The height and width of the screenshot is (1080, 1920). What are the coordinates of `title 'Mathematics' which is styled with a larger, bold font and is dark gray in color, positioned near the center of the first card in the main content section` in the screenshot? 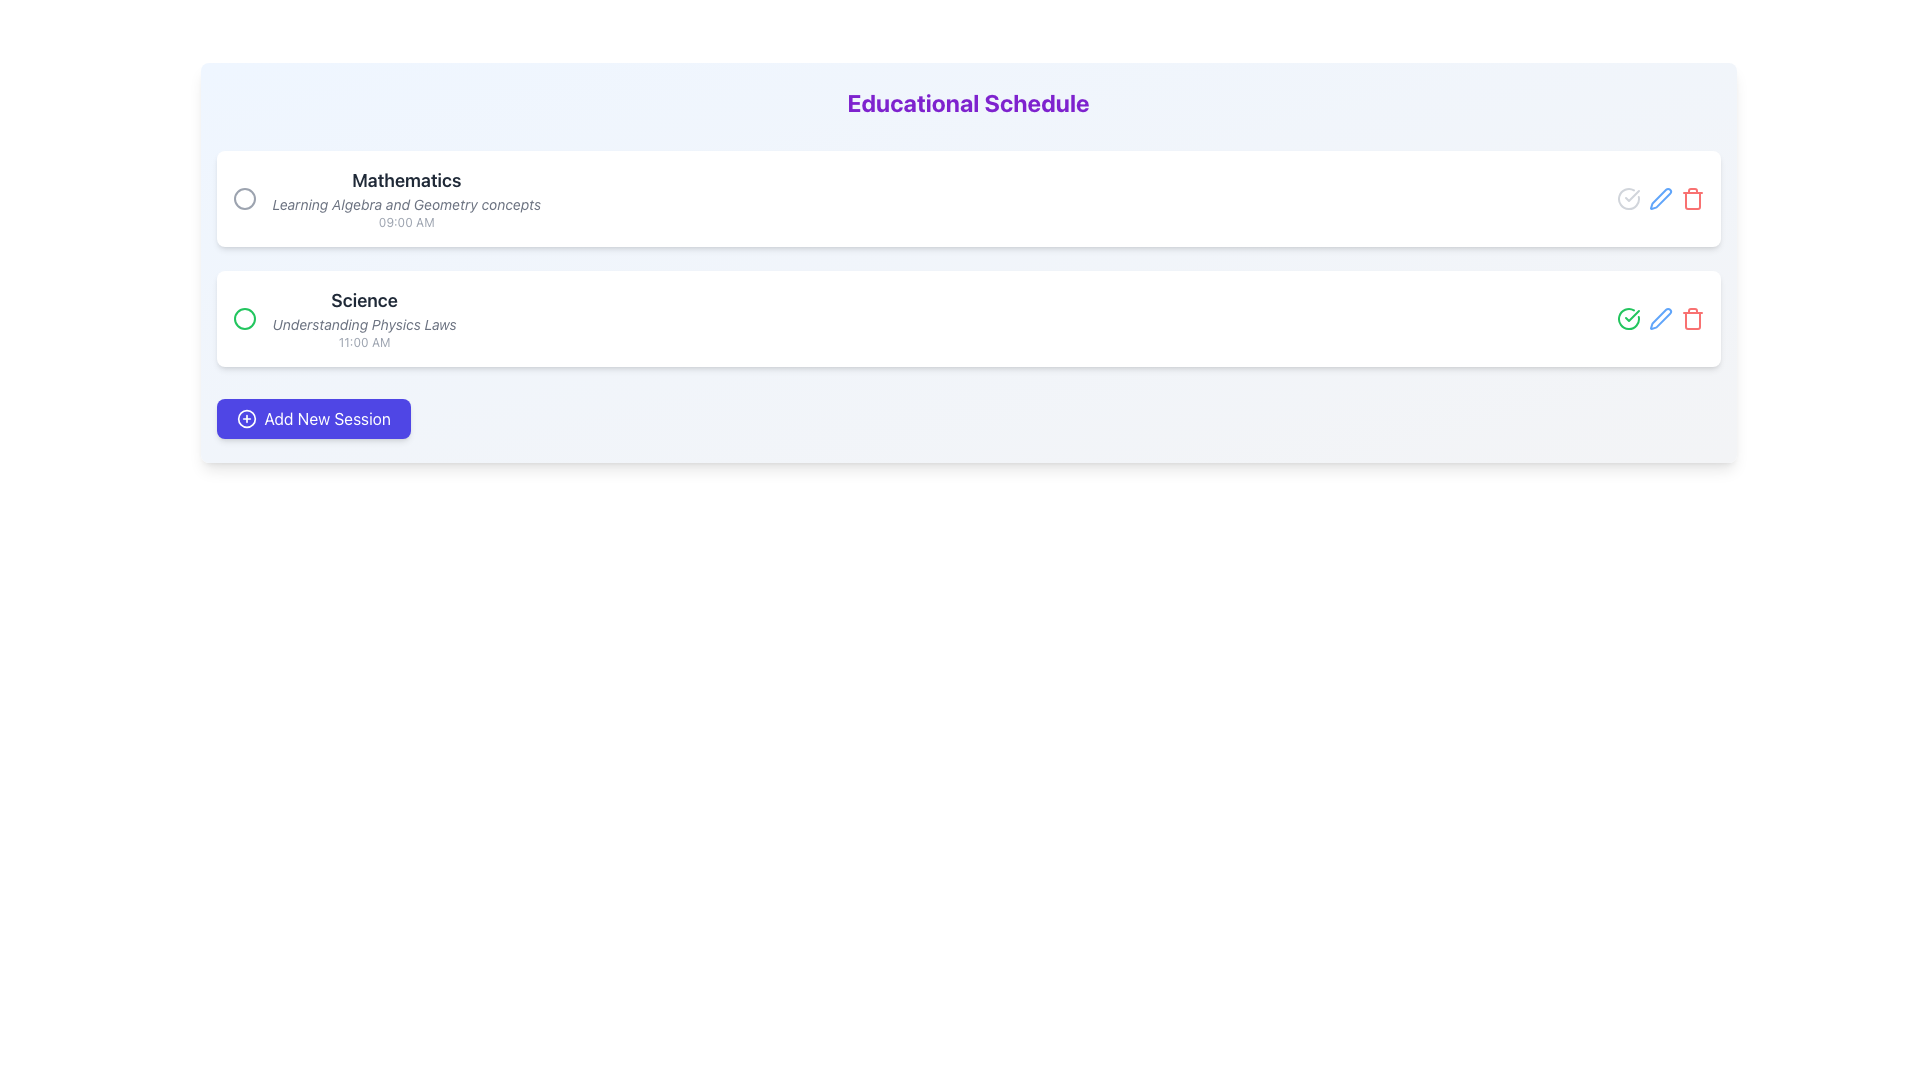 It's located at (405, 181).